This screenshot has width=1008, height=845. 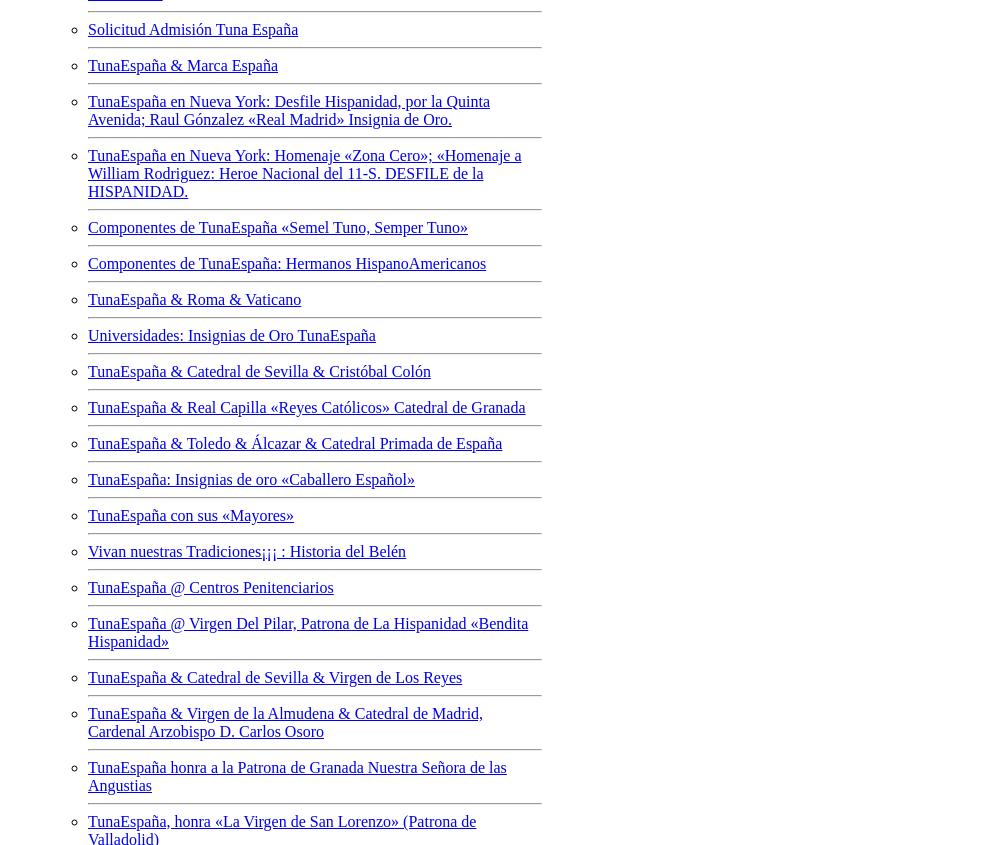 What do you see at coordinates (87, 405) in the screenshot?
I see `'TunaEspaña & Real Capilla «Reyes Católicos» Catedral de Granada'` at bounding box center [87, 405].